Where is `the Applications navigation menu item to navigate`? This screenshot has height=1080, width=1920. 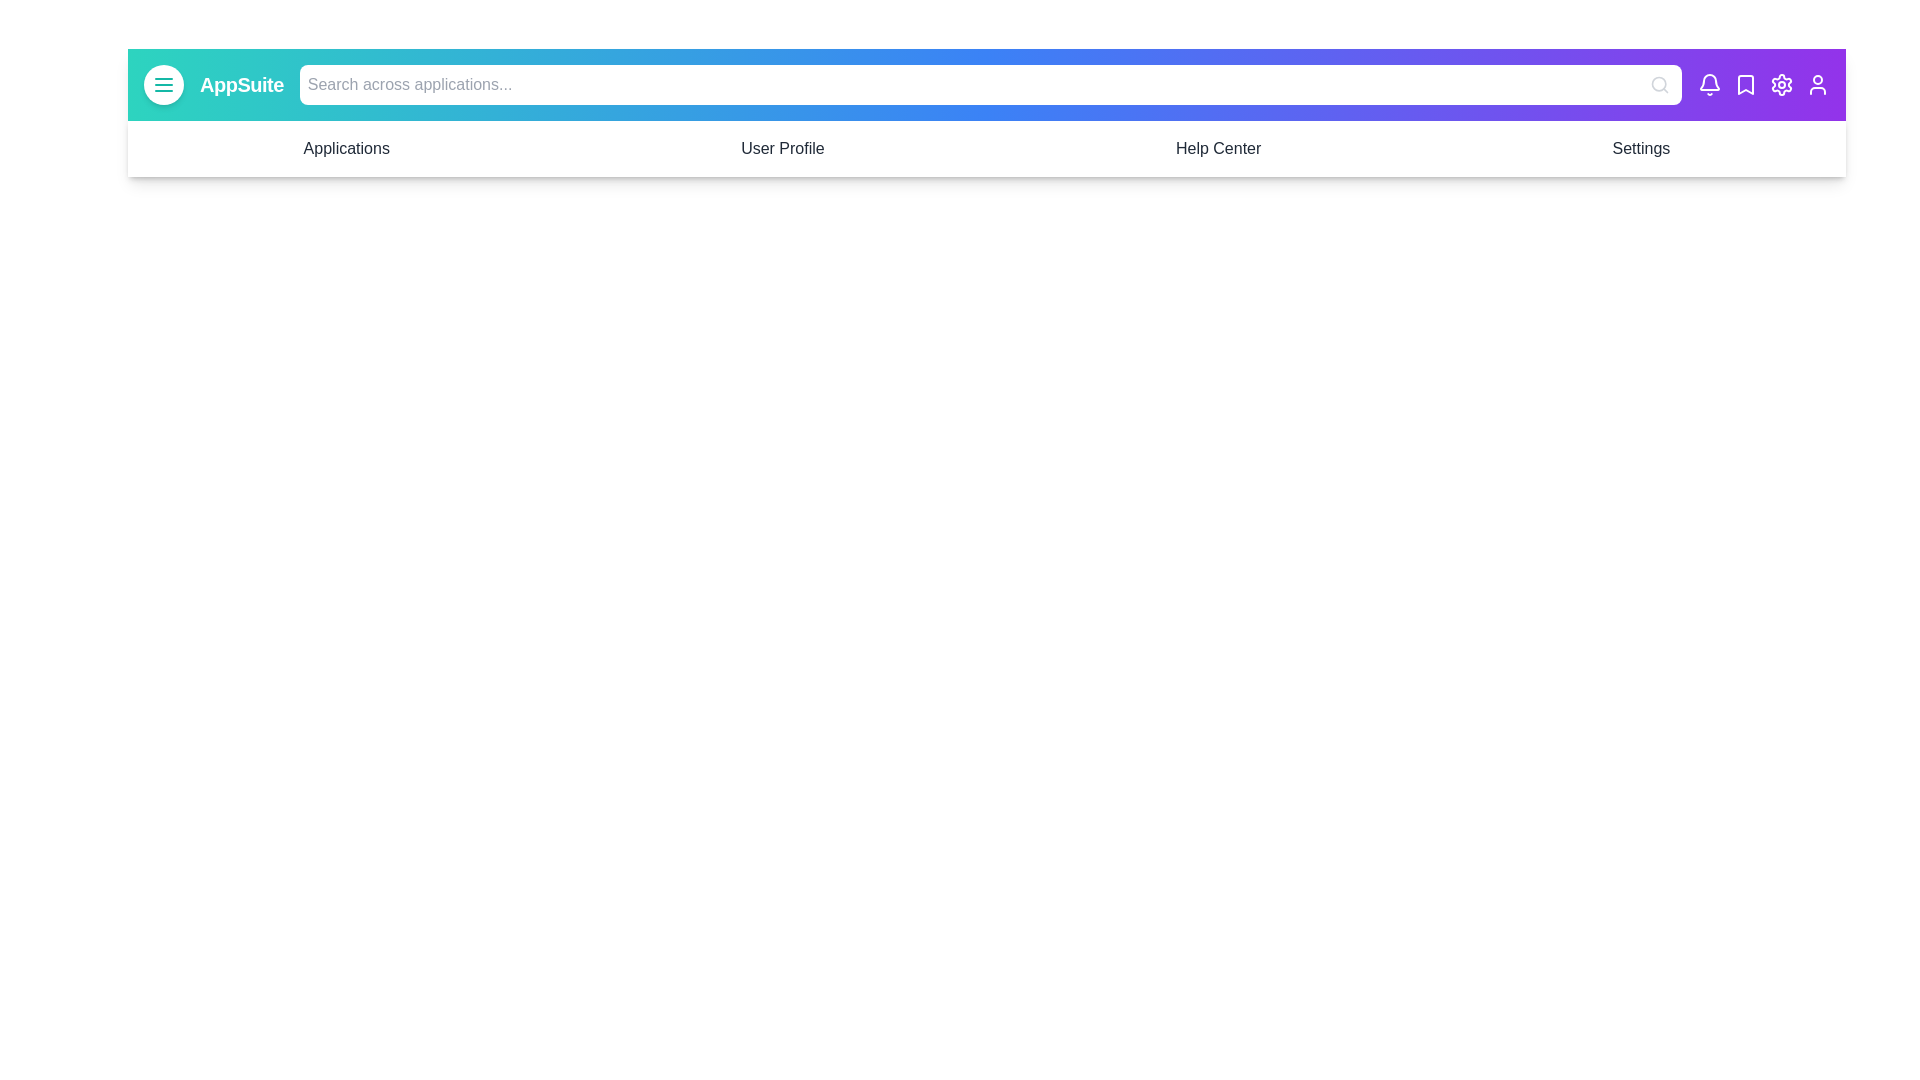 the Applications navigation menu item to navigate is located at coordinates (346, 148).